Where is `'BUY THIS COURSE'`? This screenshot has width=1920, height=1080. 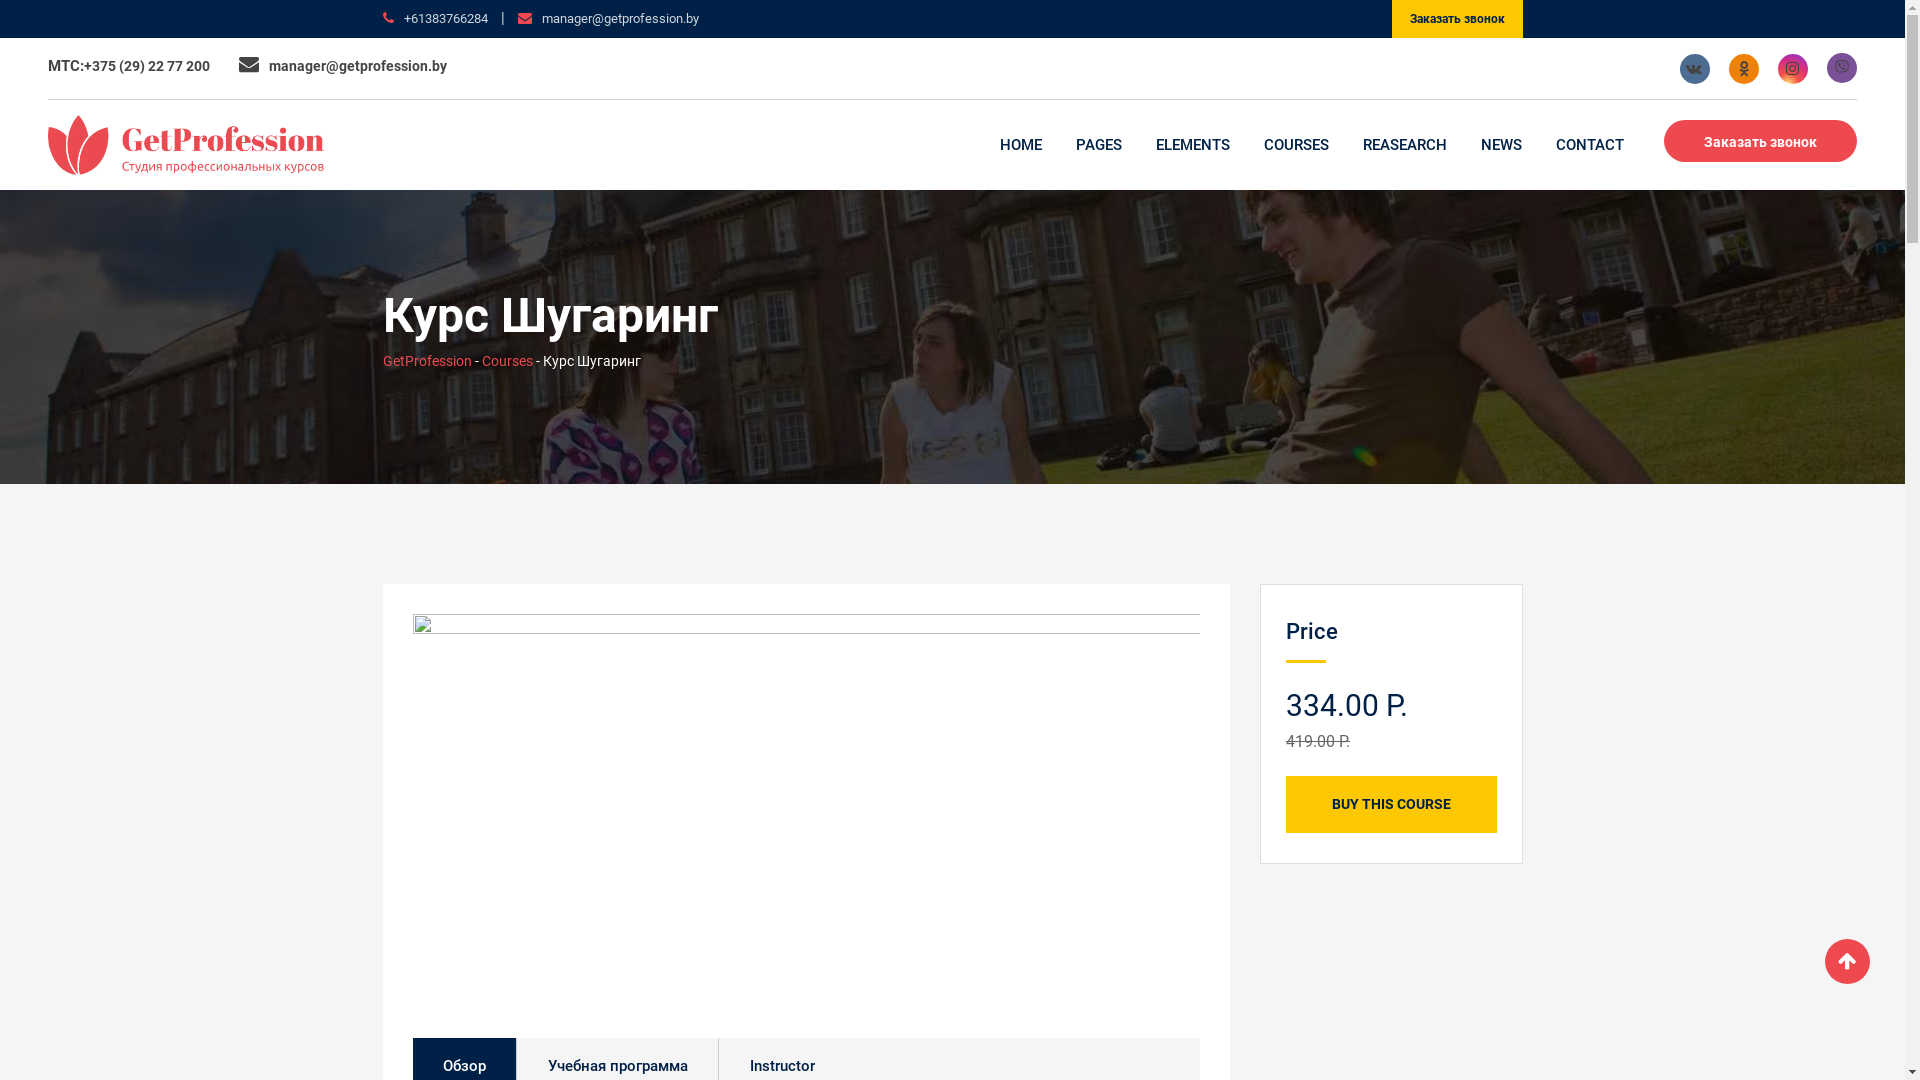
'BUY THIS COURSE' is located at coordinates (1390, 803).